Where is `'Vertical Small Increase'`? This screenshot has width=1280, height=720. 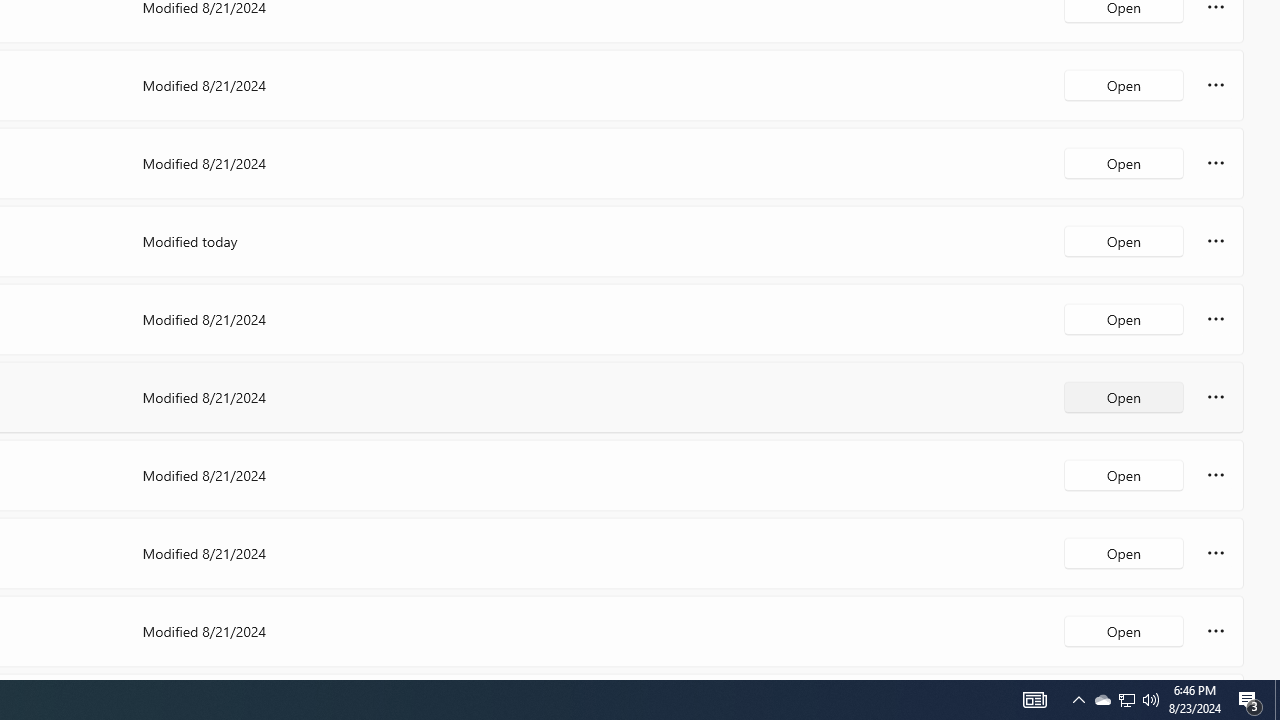
'Vertical Small Increase' is located at coordinates (1271, 672).